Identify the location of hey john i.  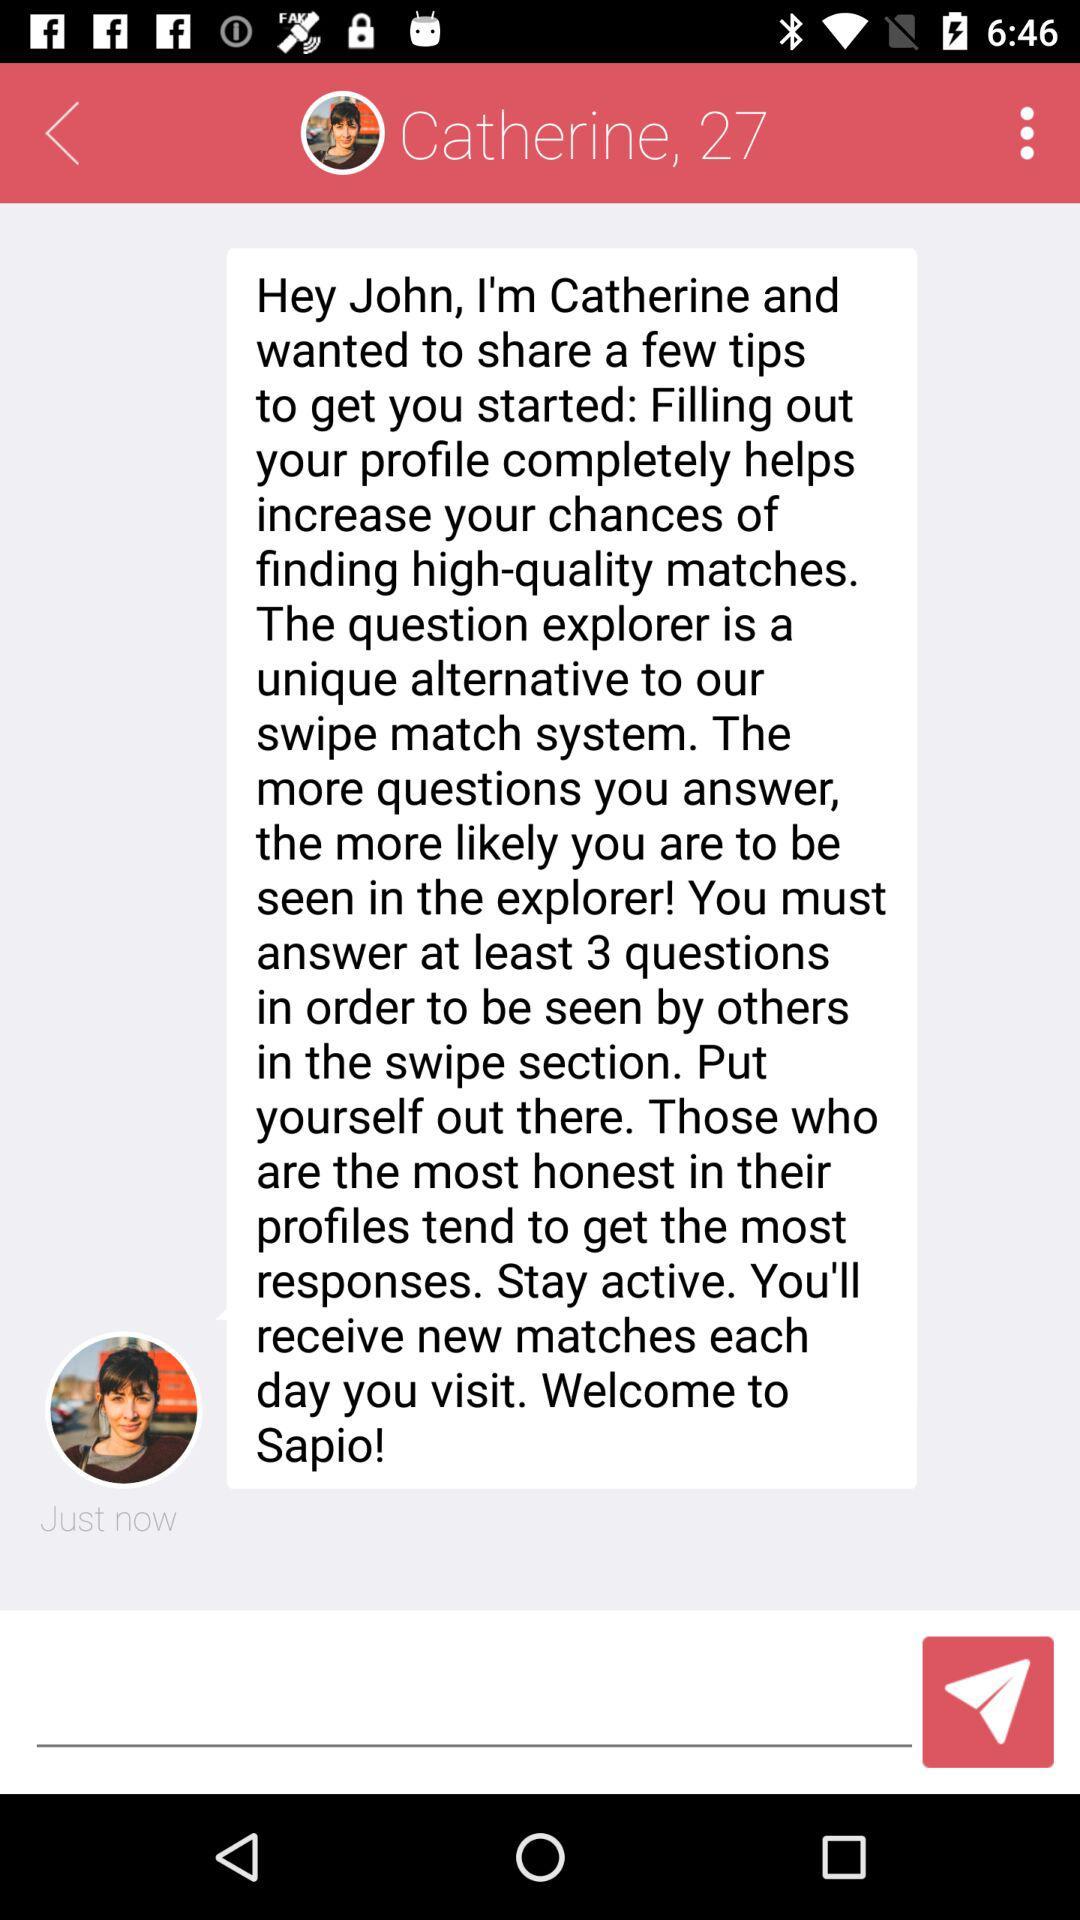
(566, 868).